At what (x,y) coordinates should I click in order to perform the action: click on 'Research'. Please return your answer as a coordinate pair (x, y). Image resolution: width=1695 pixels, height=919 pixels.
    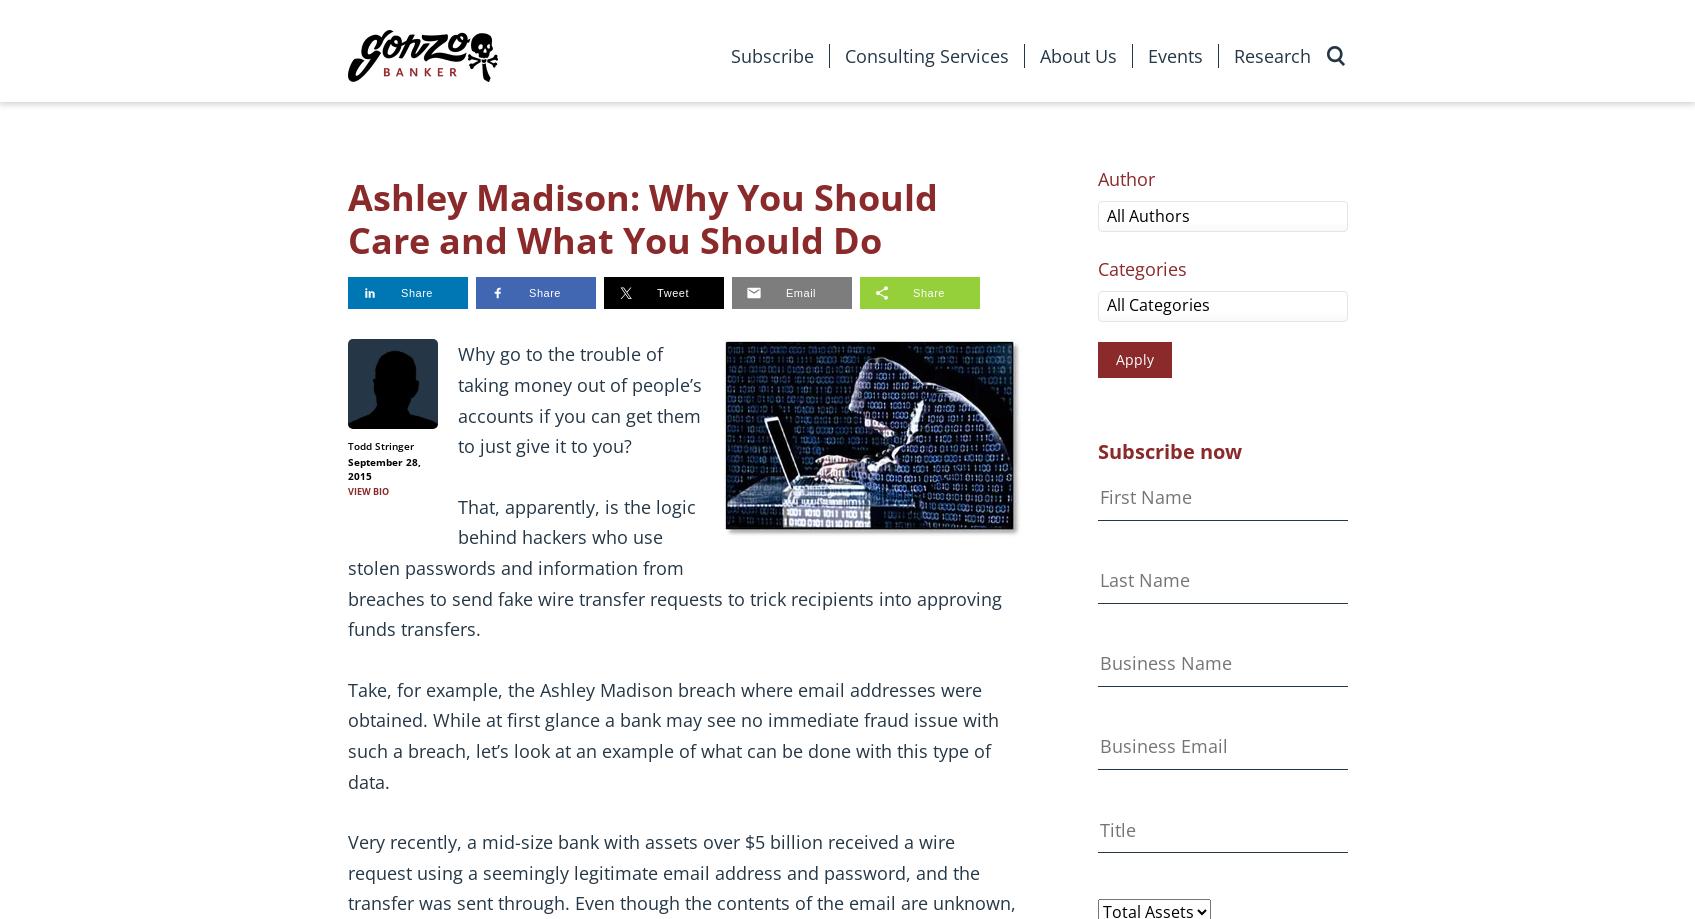
    Looking at the image, I should click on (1232, 55).